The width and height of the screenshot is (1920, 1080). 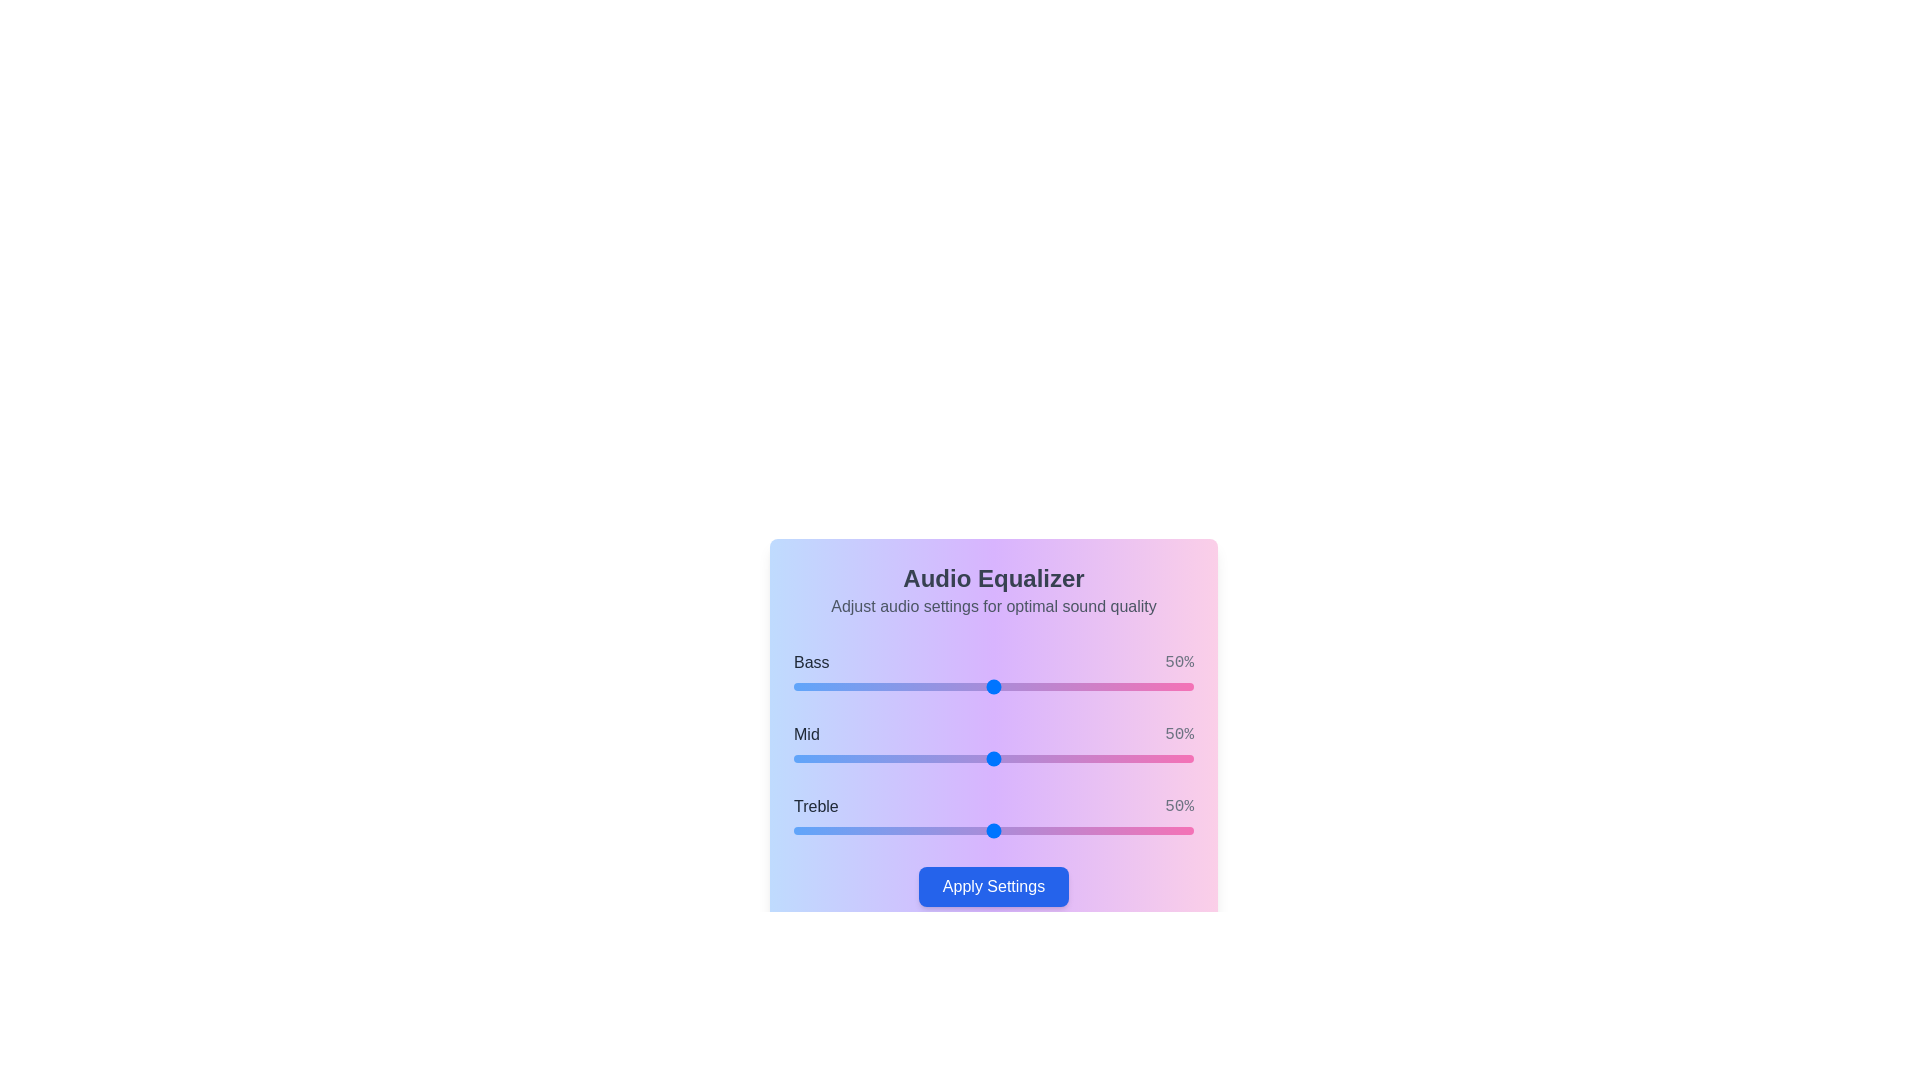 What do you see at coordinates (862, 759) in the screenshot?
I see `the 1 slider to 17%` at bounding box center [862, 759].